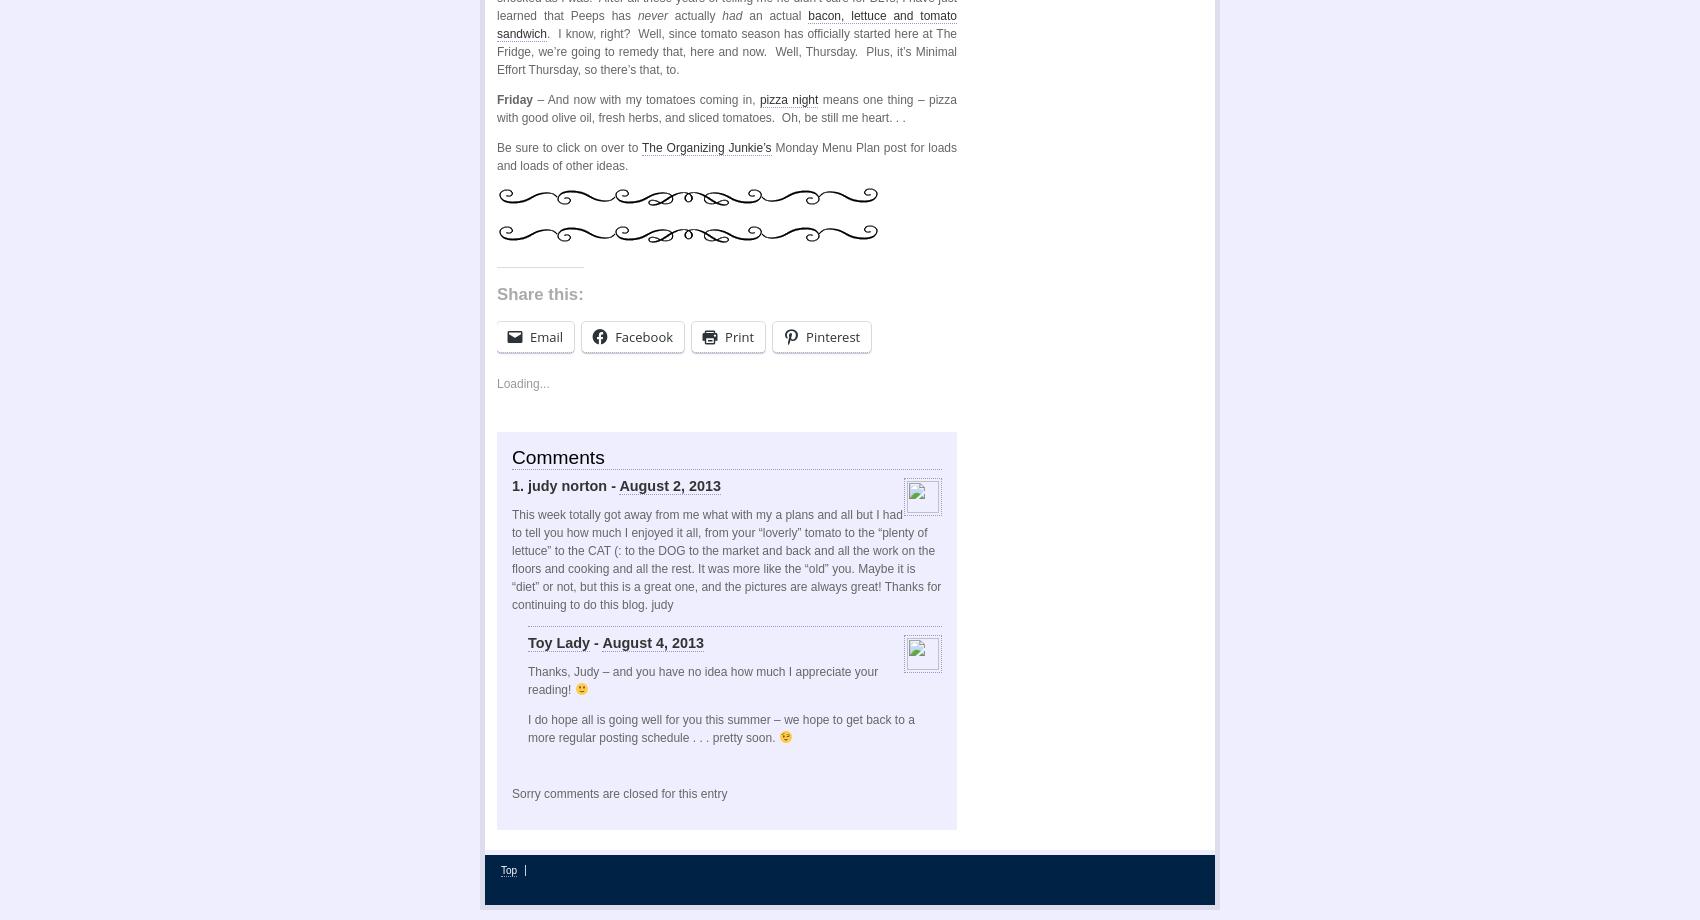 The image size is (1700, 920). I want to click on 'Sorry comments are closed for this entry', so click(618, 793).